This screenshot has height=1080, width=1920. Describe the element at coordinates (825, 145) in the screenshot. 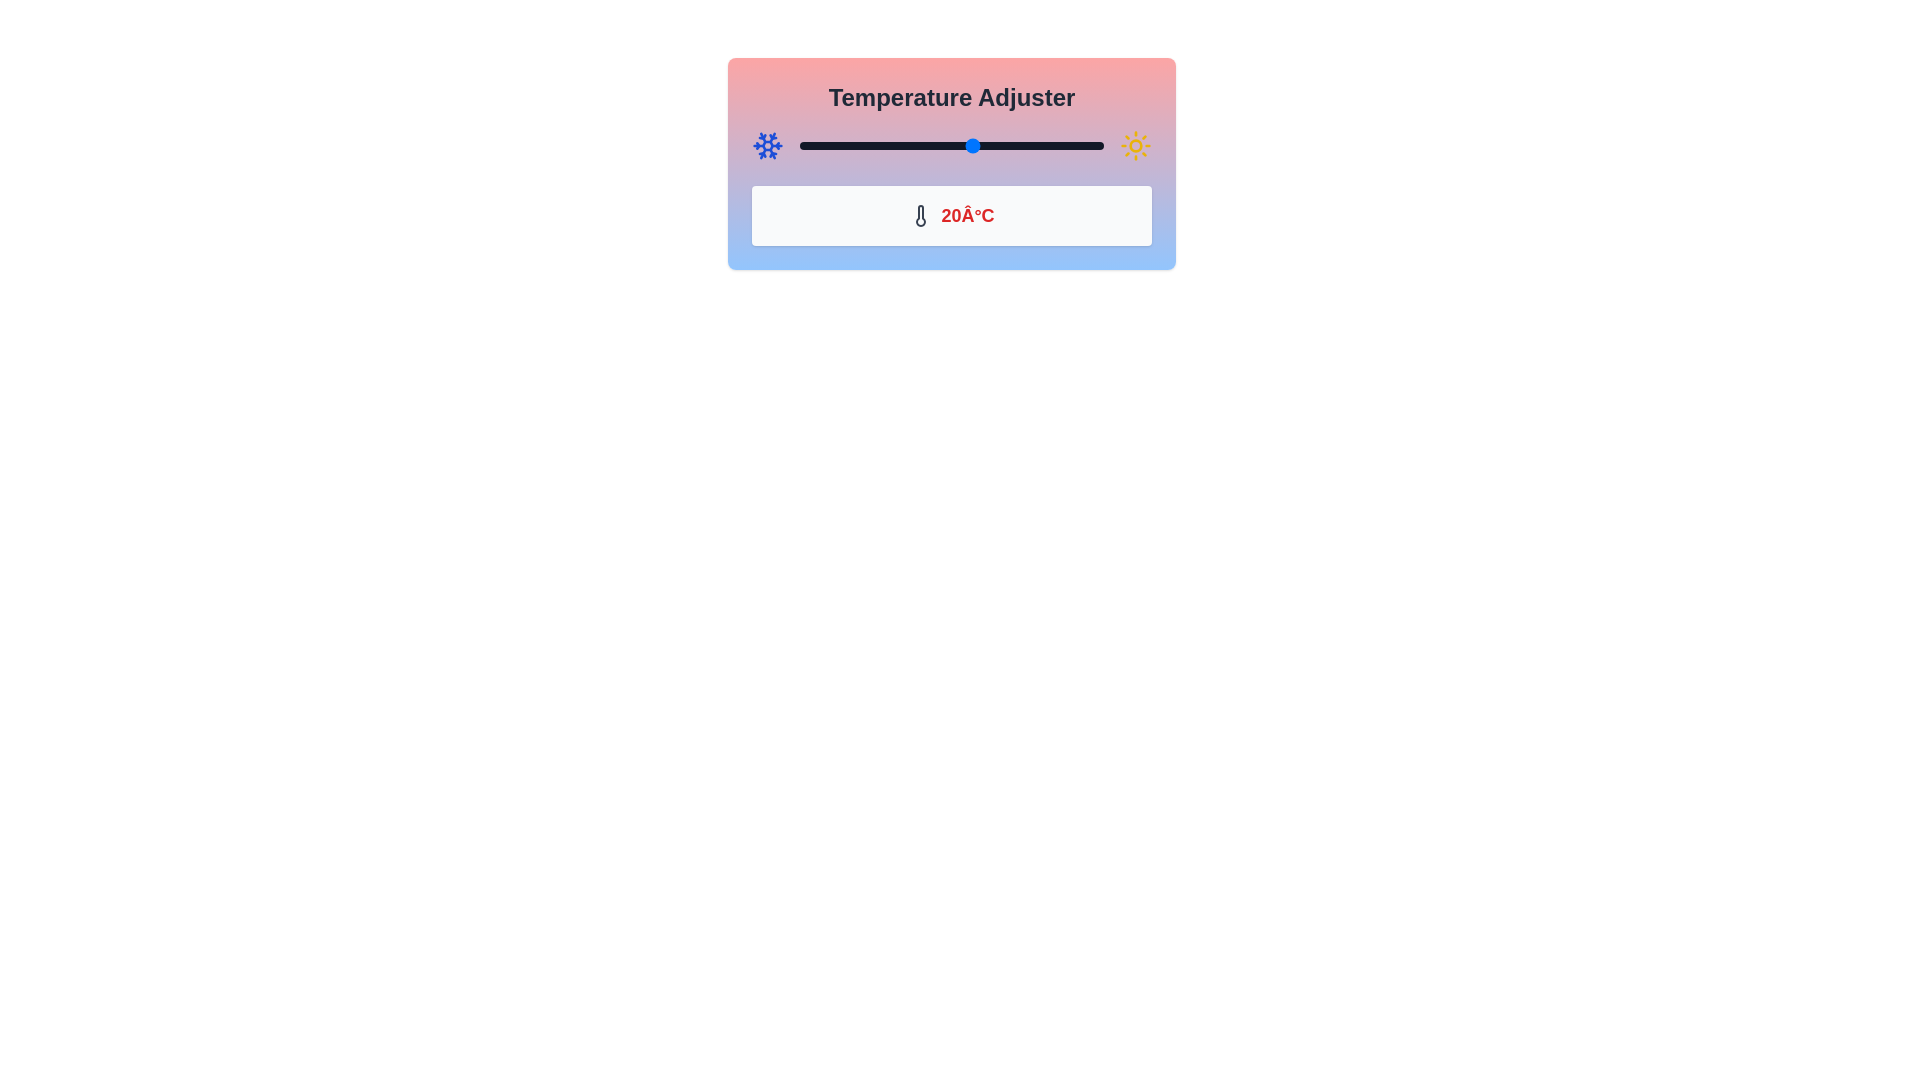

I see `the temperature to -14°C using the slider` at that location.